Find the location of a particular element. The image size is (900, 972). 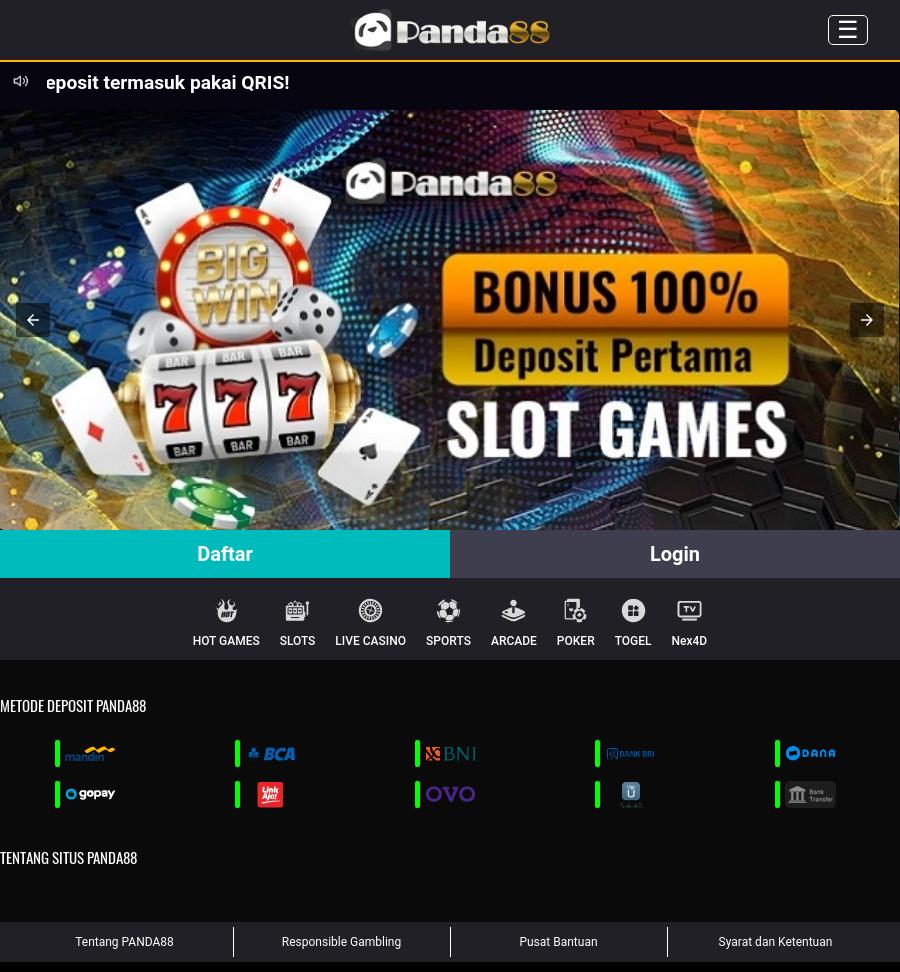

'Nex4D' is located at coordinates (688, 641).